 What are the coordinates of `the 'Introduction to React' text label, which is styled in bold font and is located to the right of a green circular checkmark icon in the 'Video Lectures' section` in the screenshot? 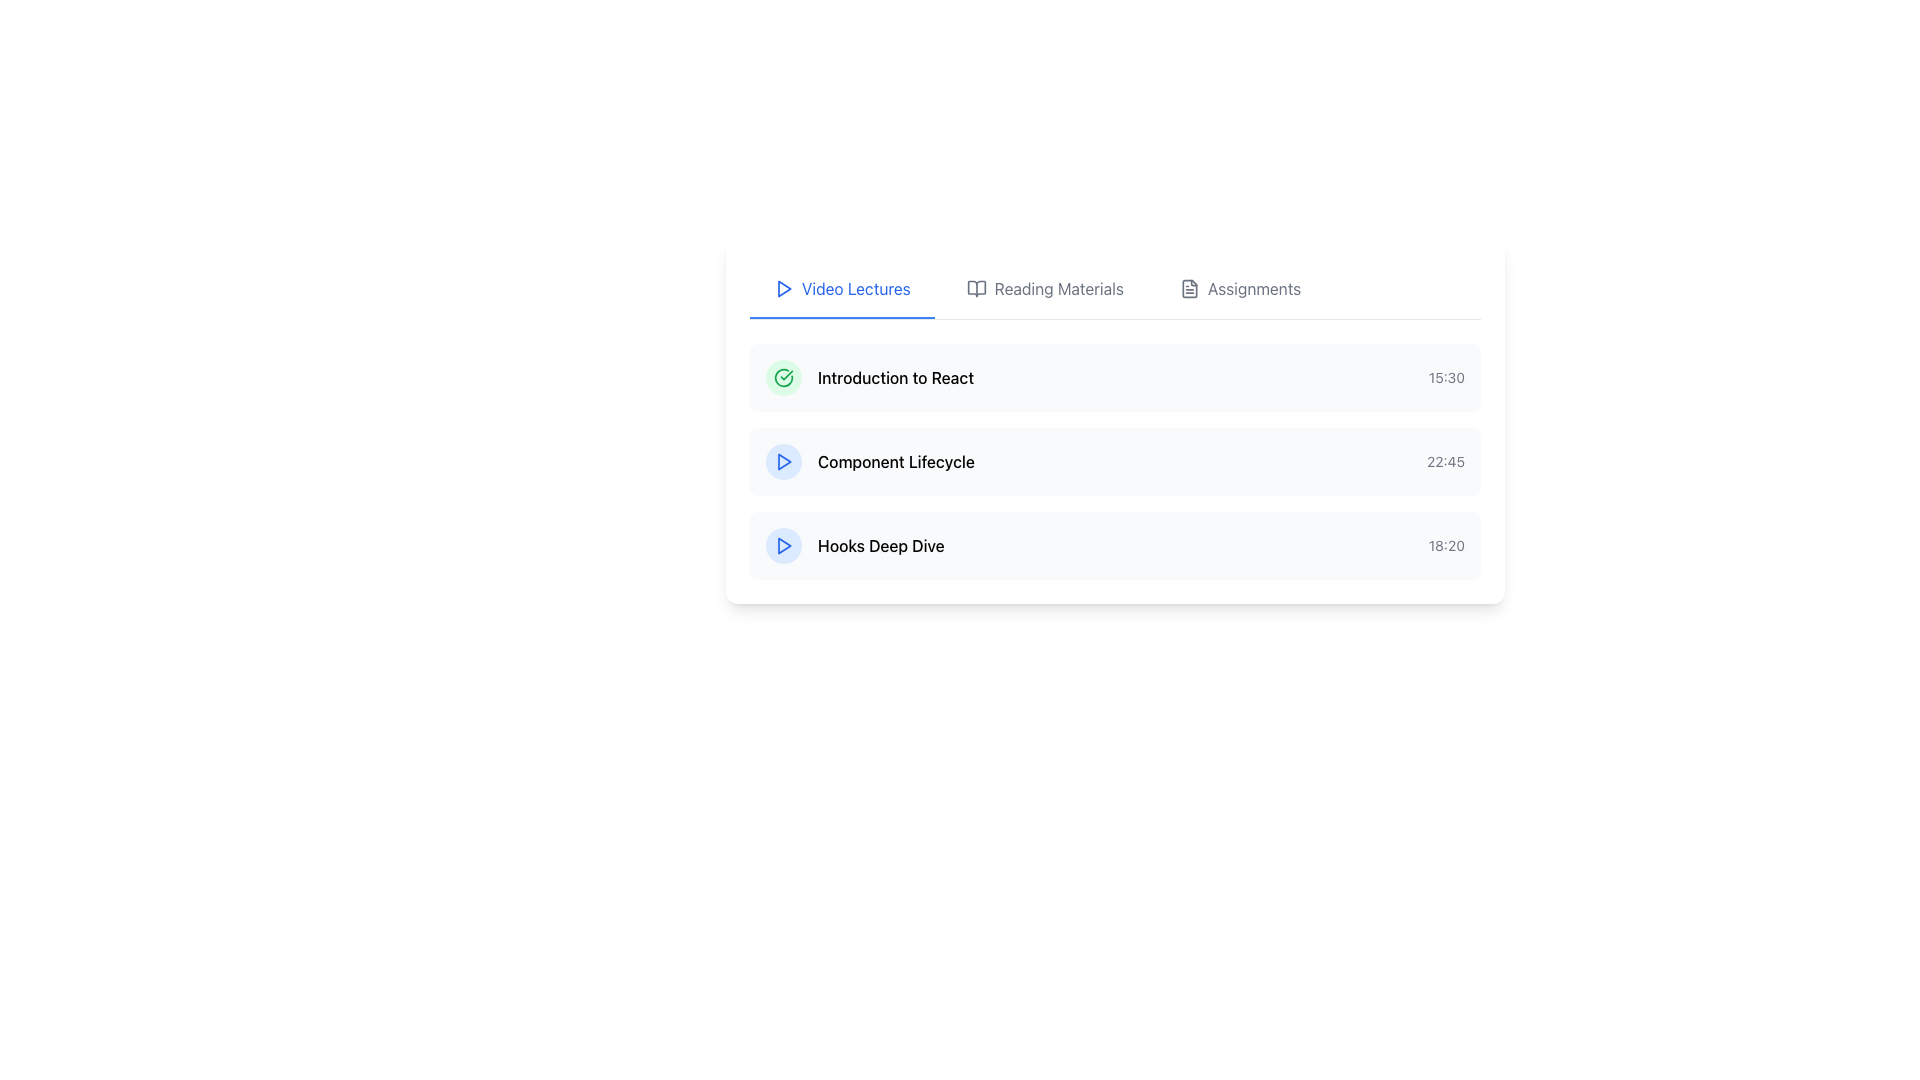 It's located at (869, 378).